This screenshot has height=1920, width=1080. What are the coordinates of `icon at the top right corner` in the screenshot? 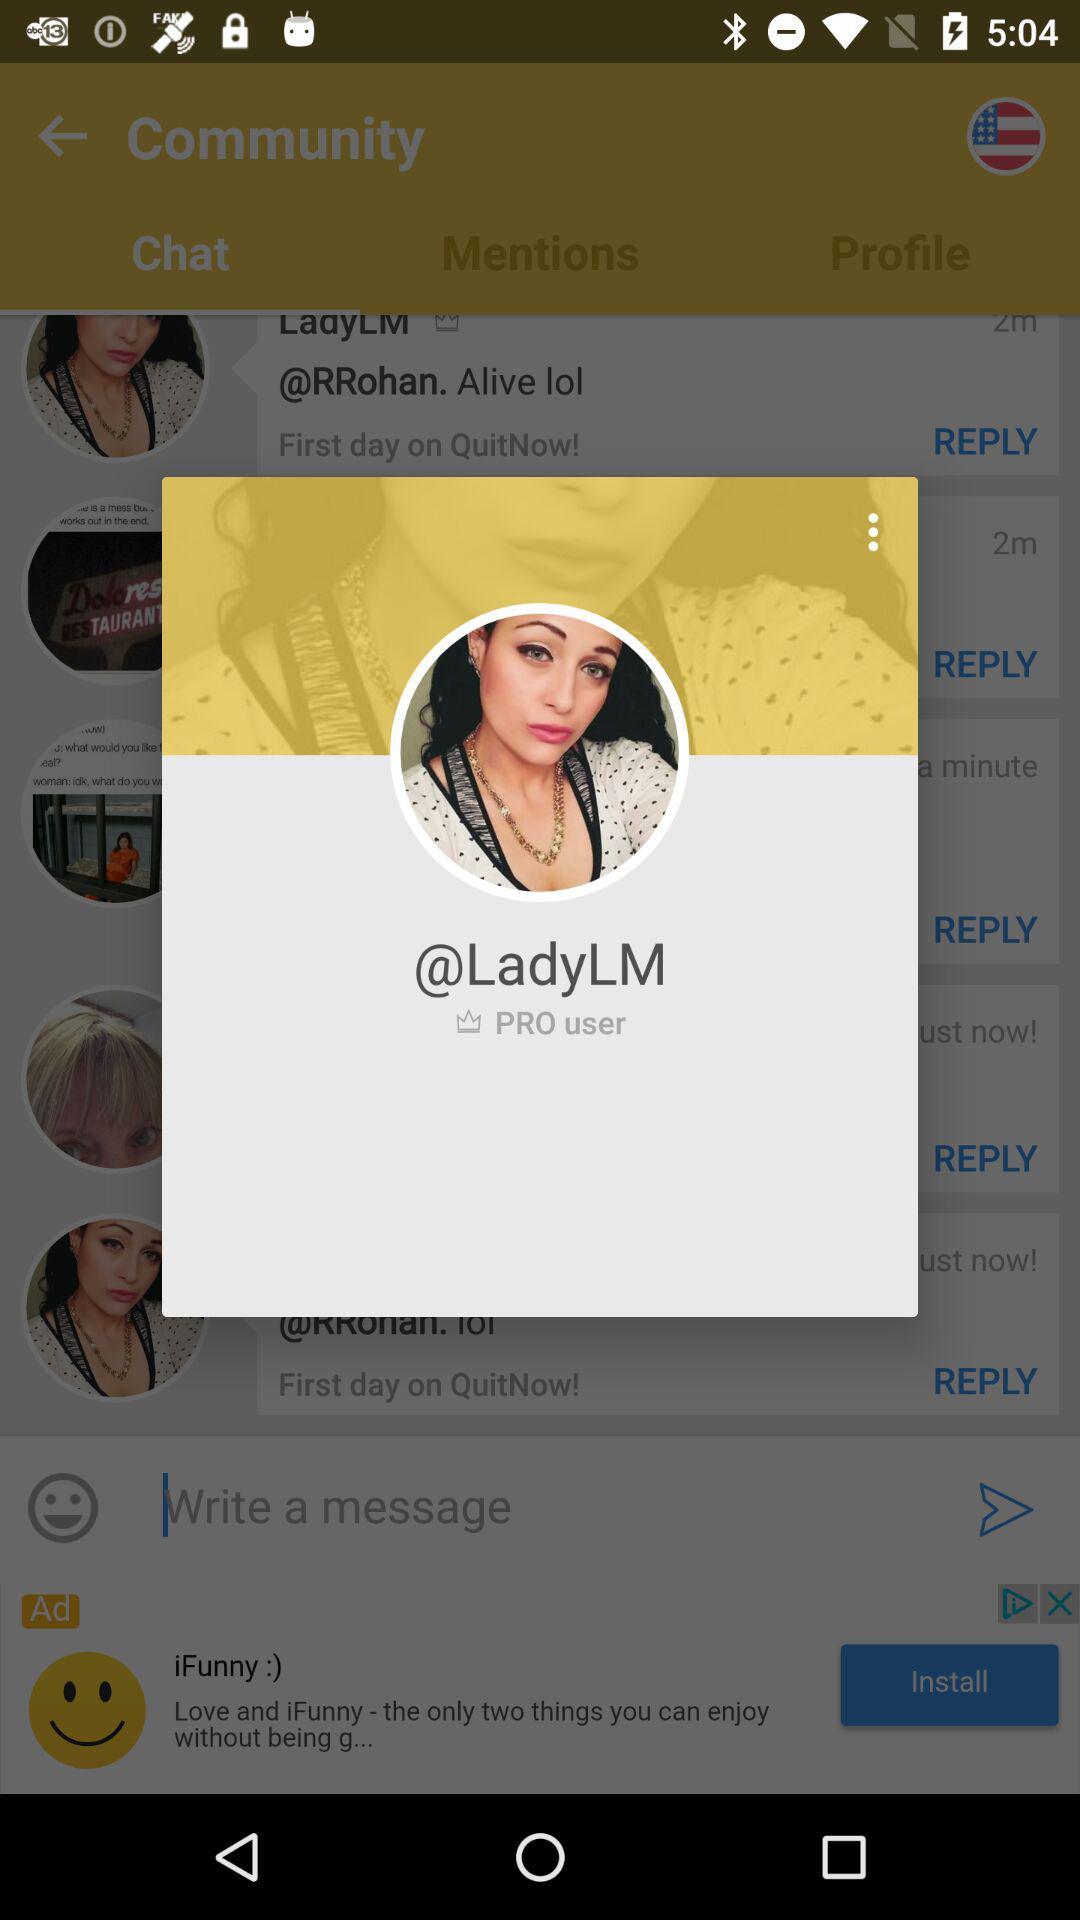 It's located at (872, 532).